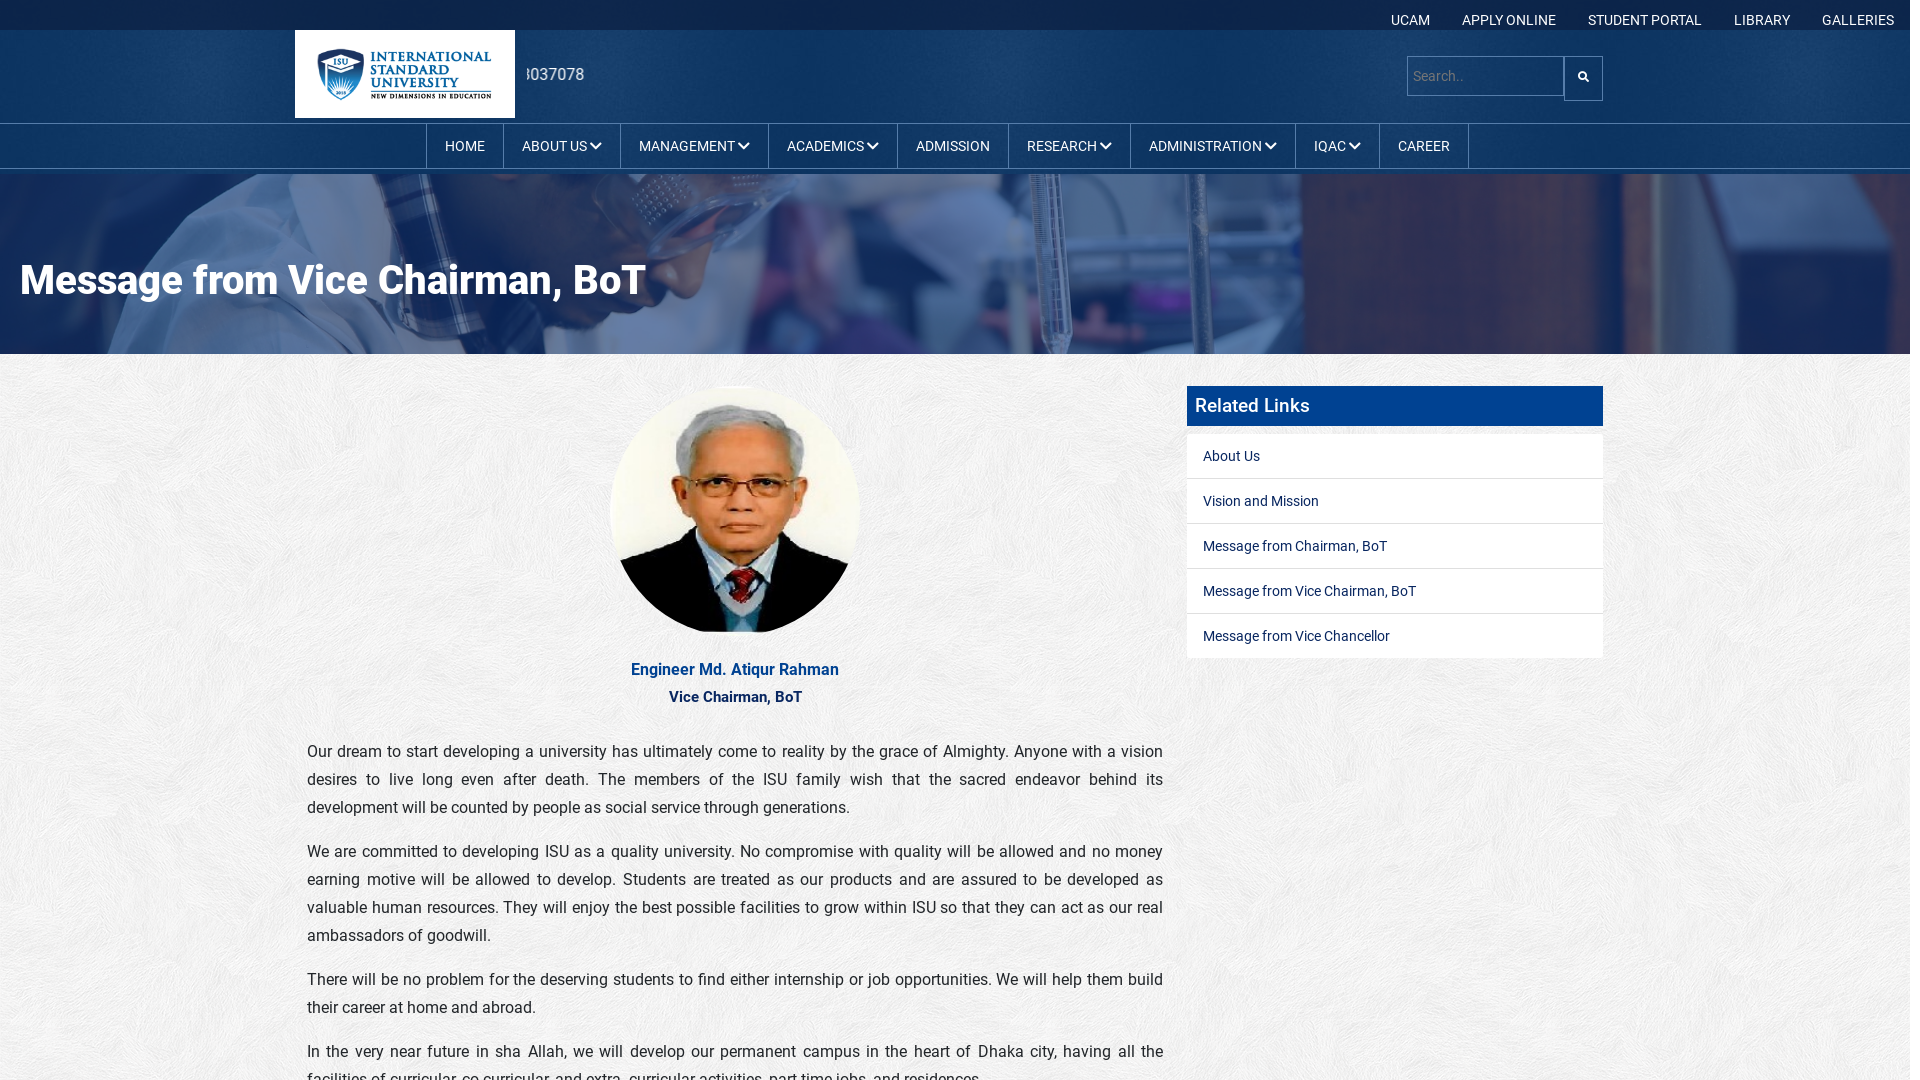 This screenshot has height=1080, width=1920. I want to click on 'UCAM', so click(1409, 19).